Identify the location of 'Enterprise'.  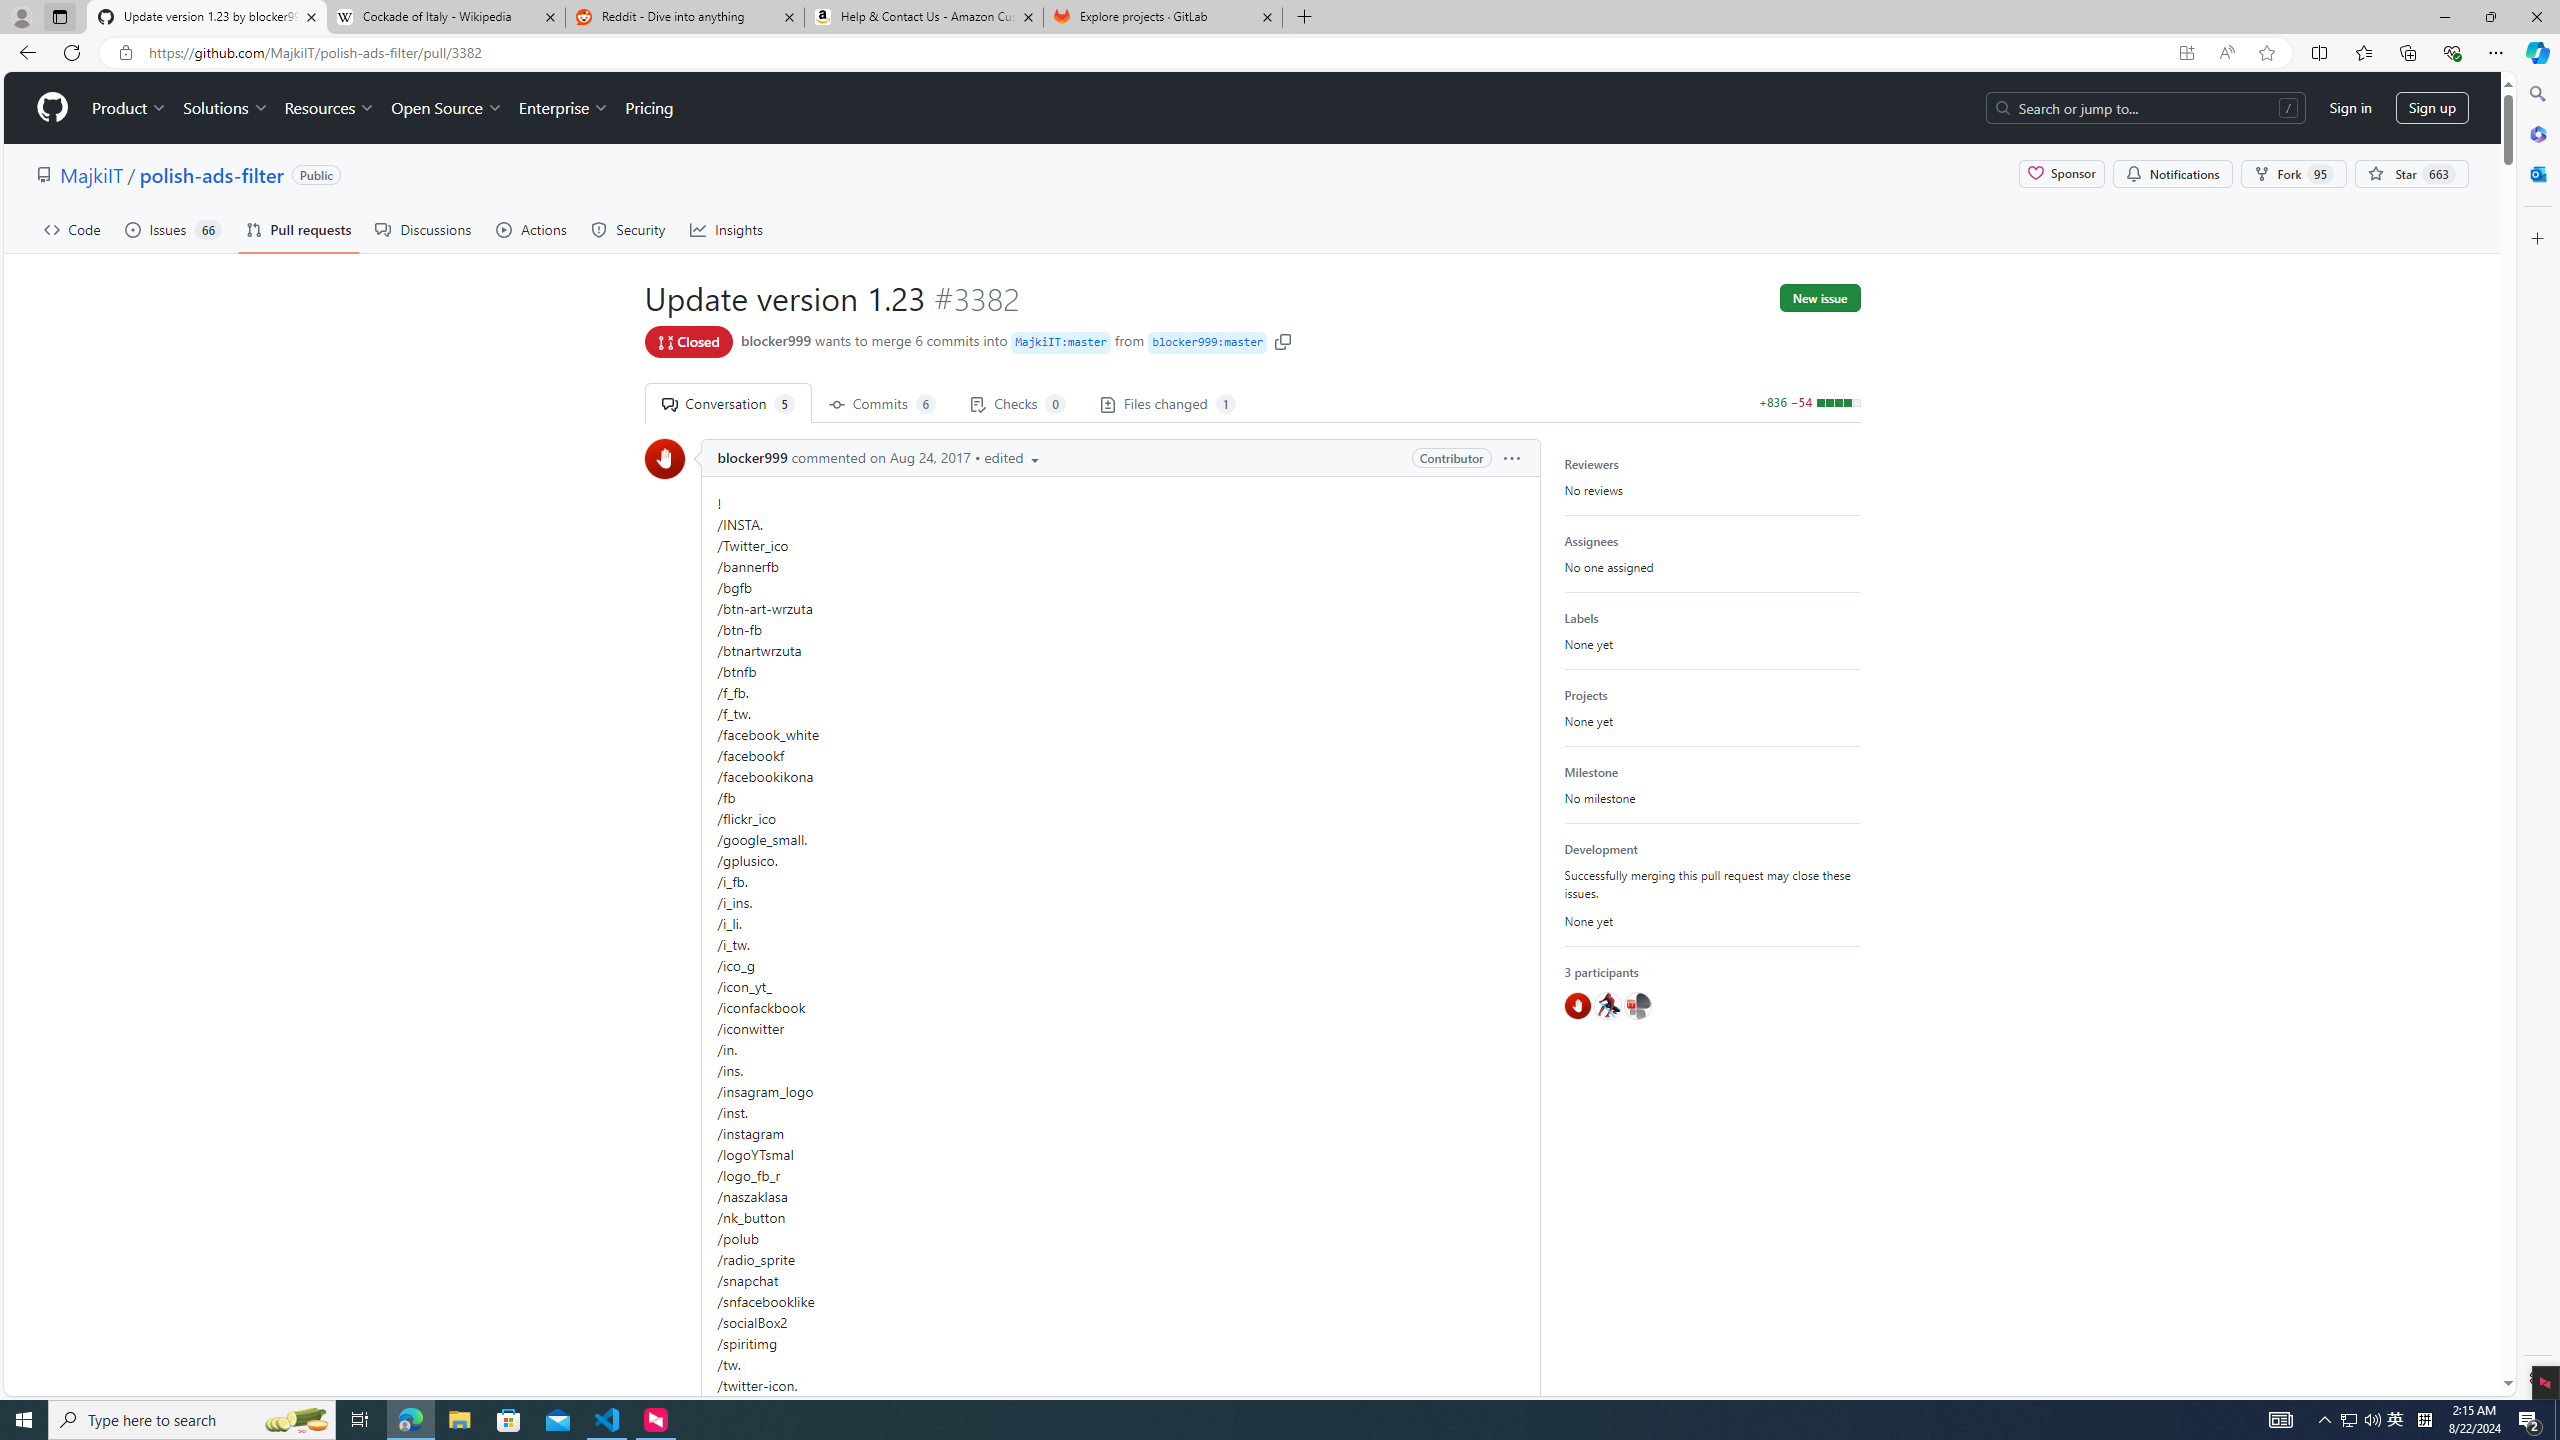
(562, 107).